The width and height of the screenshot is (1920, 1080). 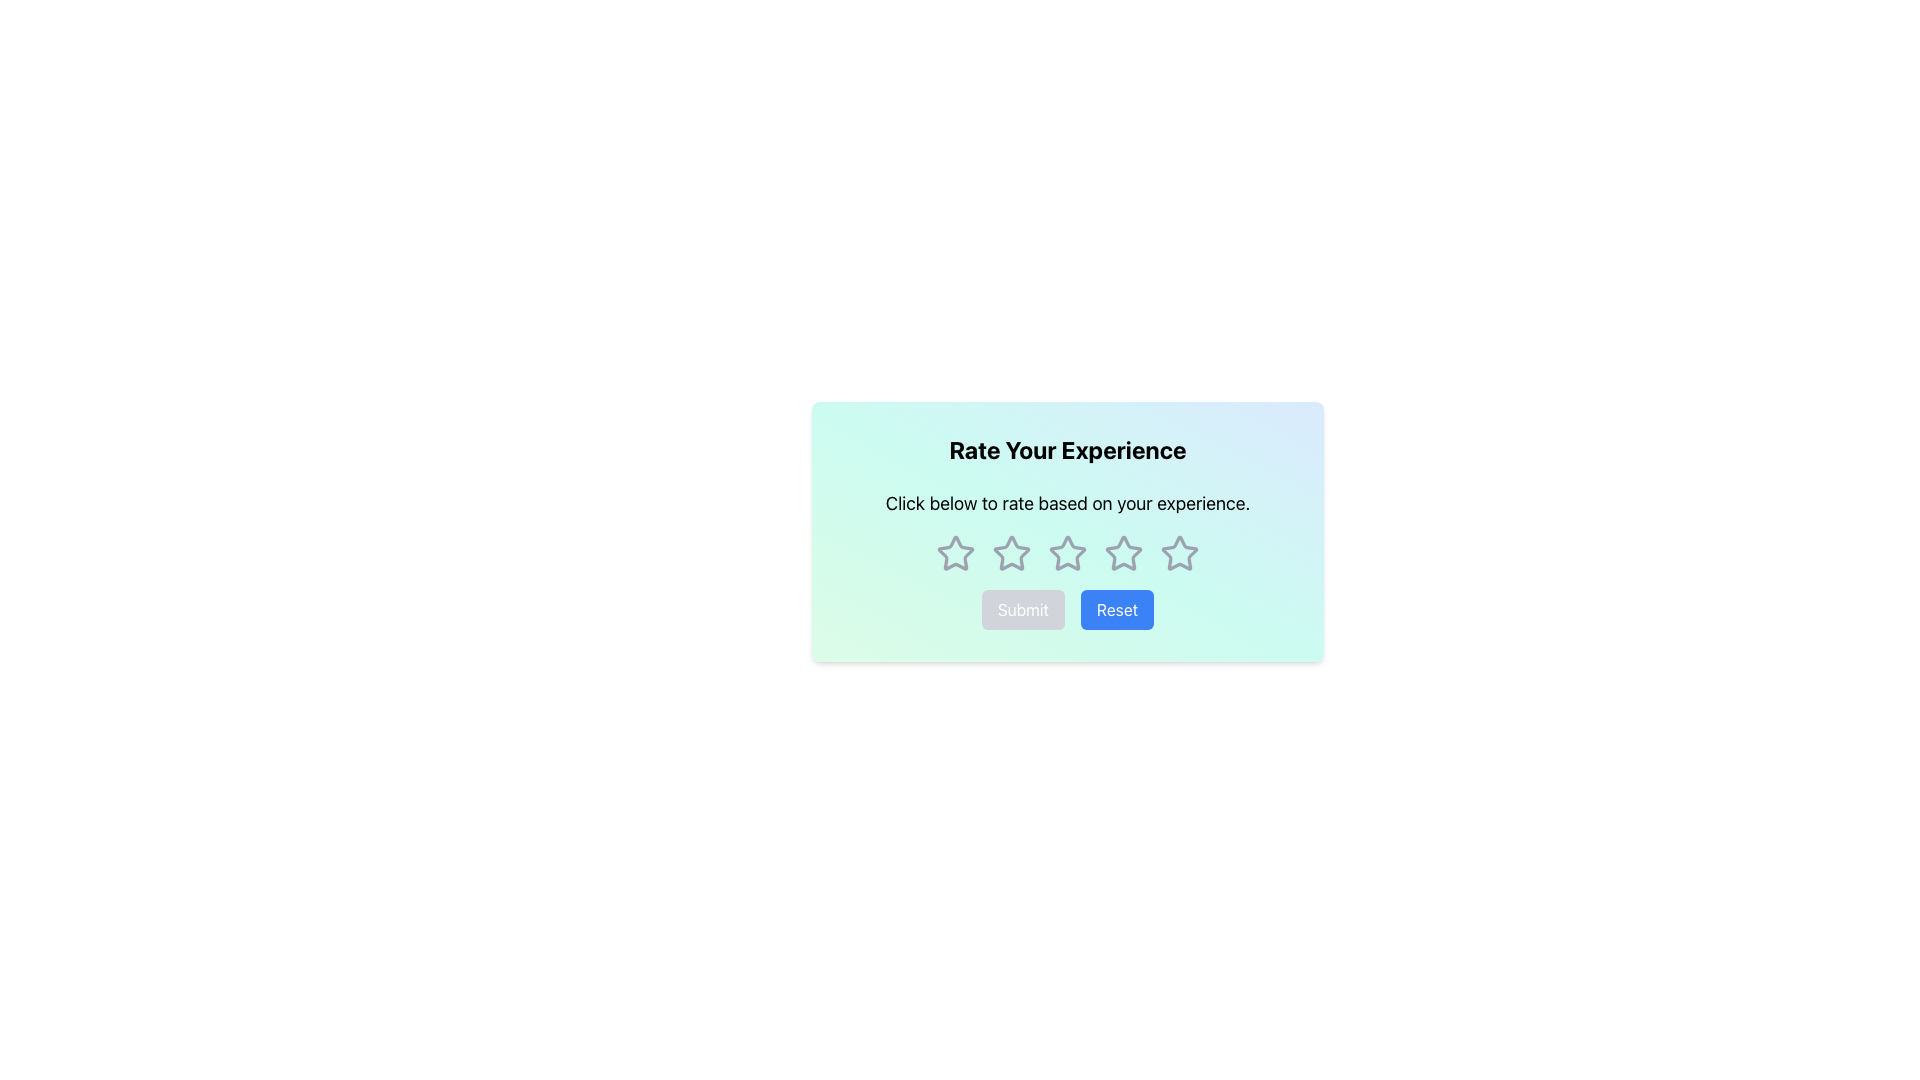 What do you see at coordinates (1180, 554) in the screenshot?
I see `the fifth star rating button, which is the last star in a row of five stars, located below the text 'Click below to rate based on your experience.'` at bounding box center [1180, 554].